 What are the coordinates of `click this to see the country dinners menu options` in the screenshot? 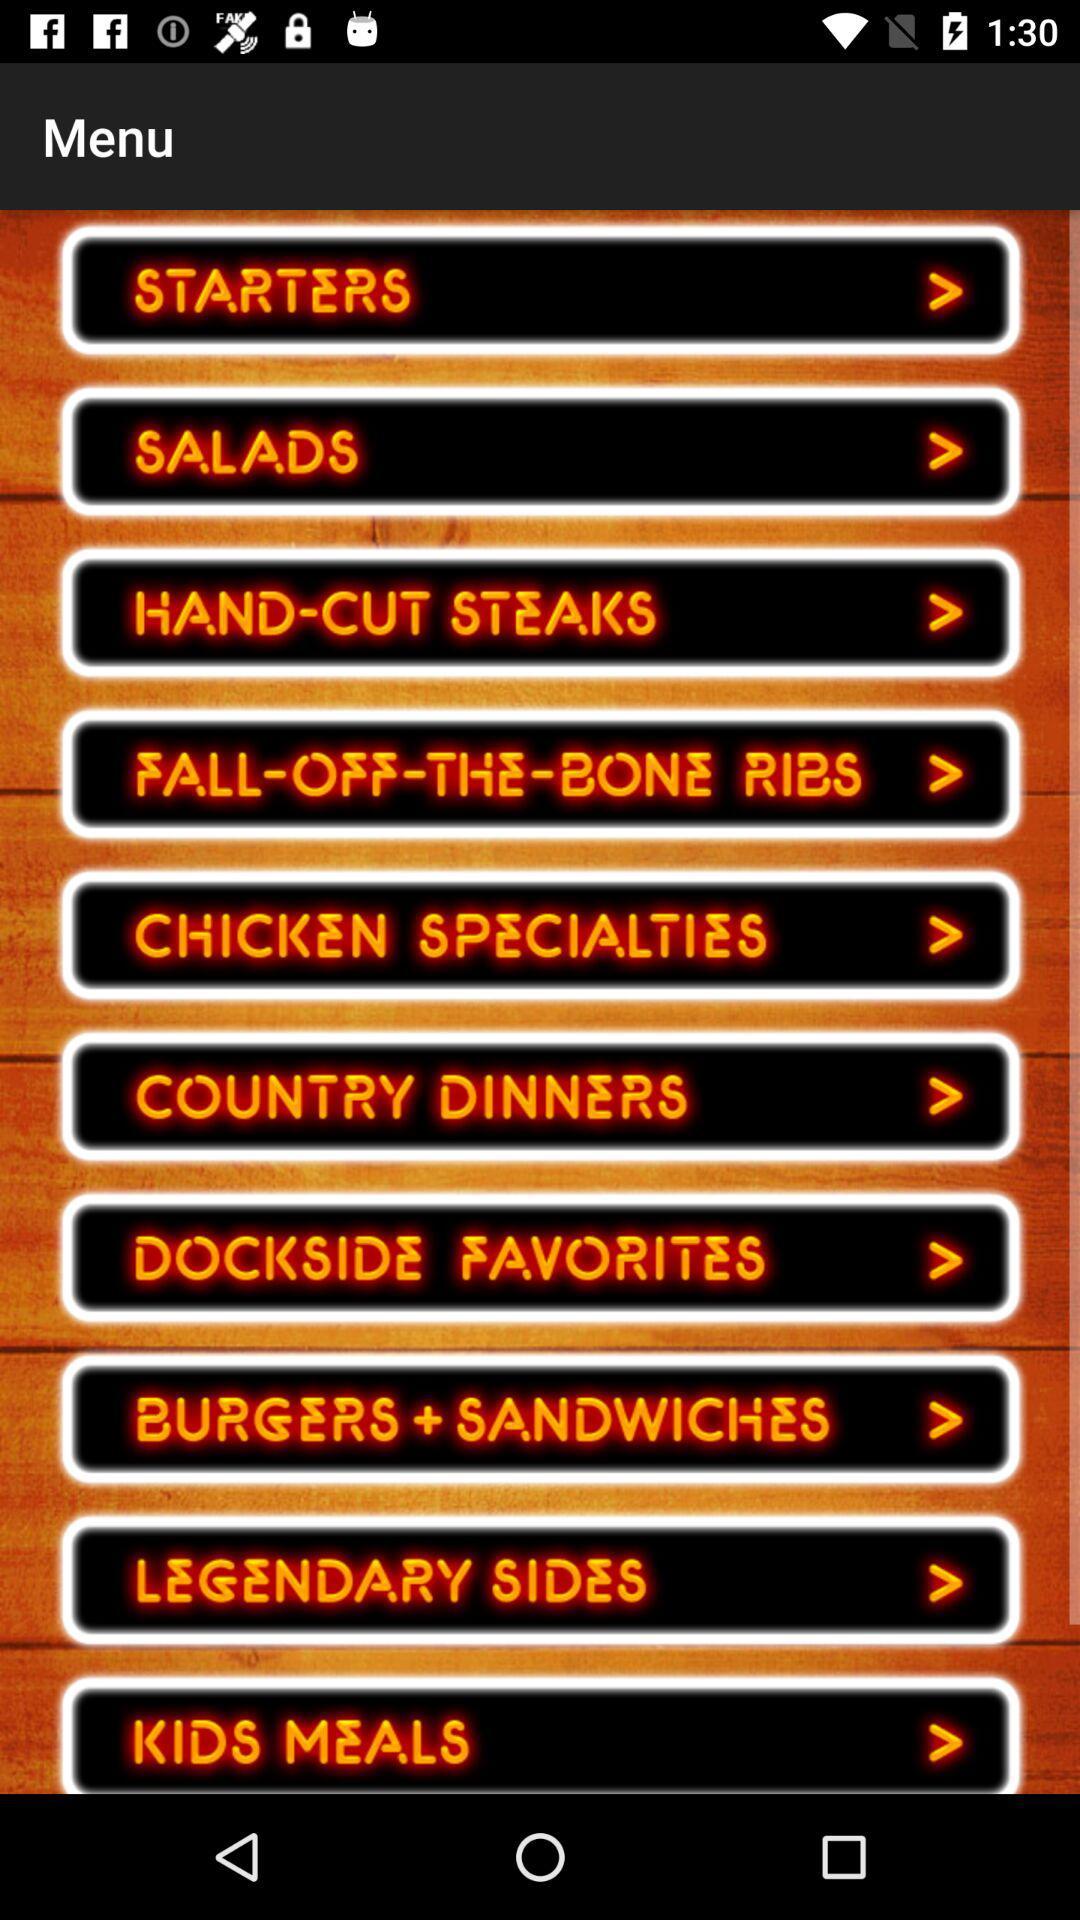 It's located at (540, 1095).